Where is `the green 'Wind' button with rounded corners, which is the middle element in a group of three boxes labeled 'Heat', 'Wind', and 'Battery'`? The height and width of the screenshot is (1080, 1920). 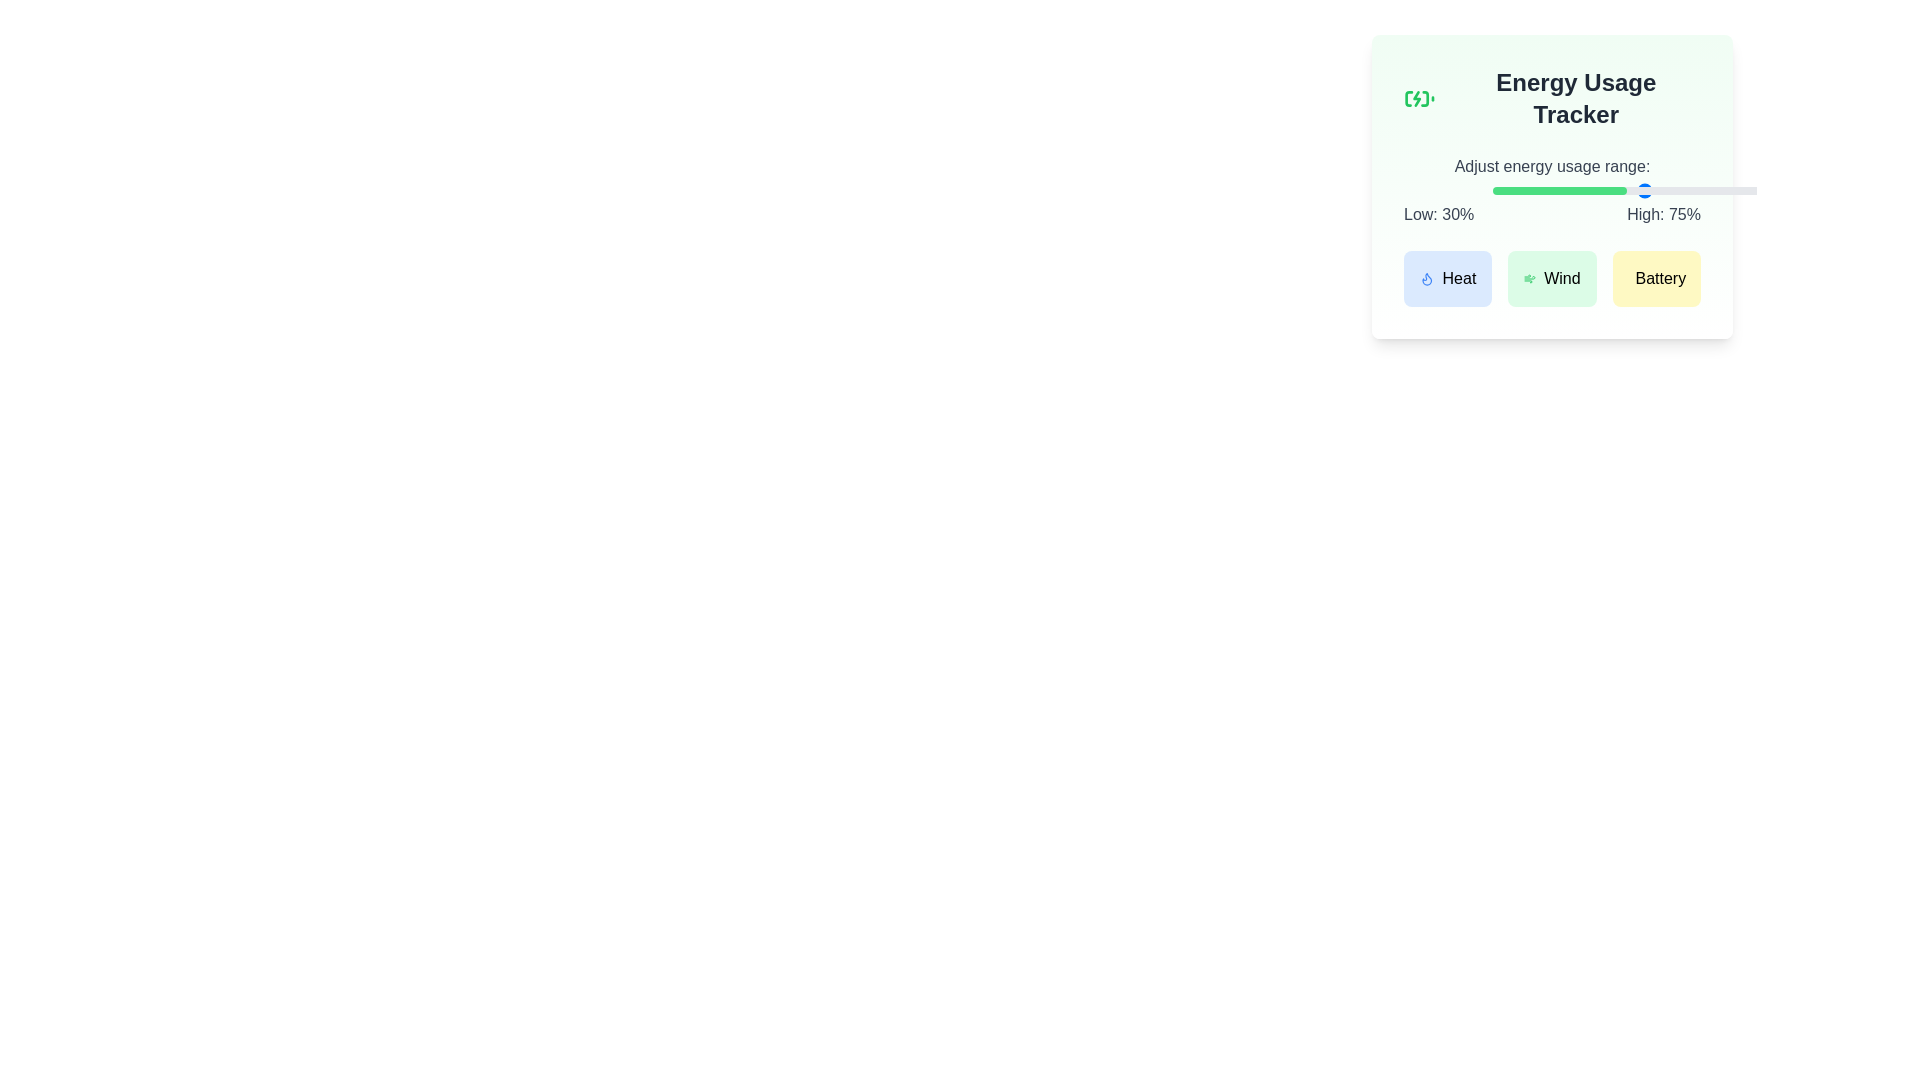 the green 'Wind' button with rounded corners, which is the middle element in a group of three boxes labeled 'Heat', 'Wind', and 'Battery' is located at coordinates (1551, 278).